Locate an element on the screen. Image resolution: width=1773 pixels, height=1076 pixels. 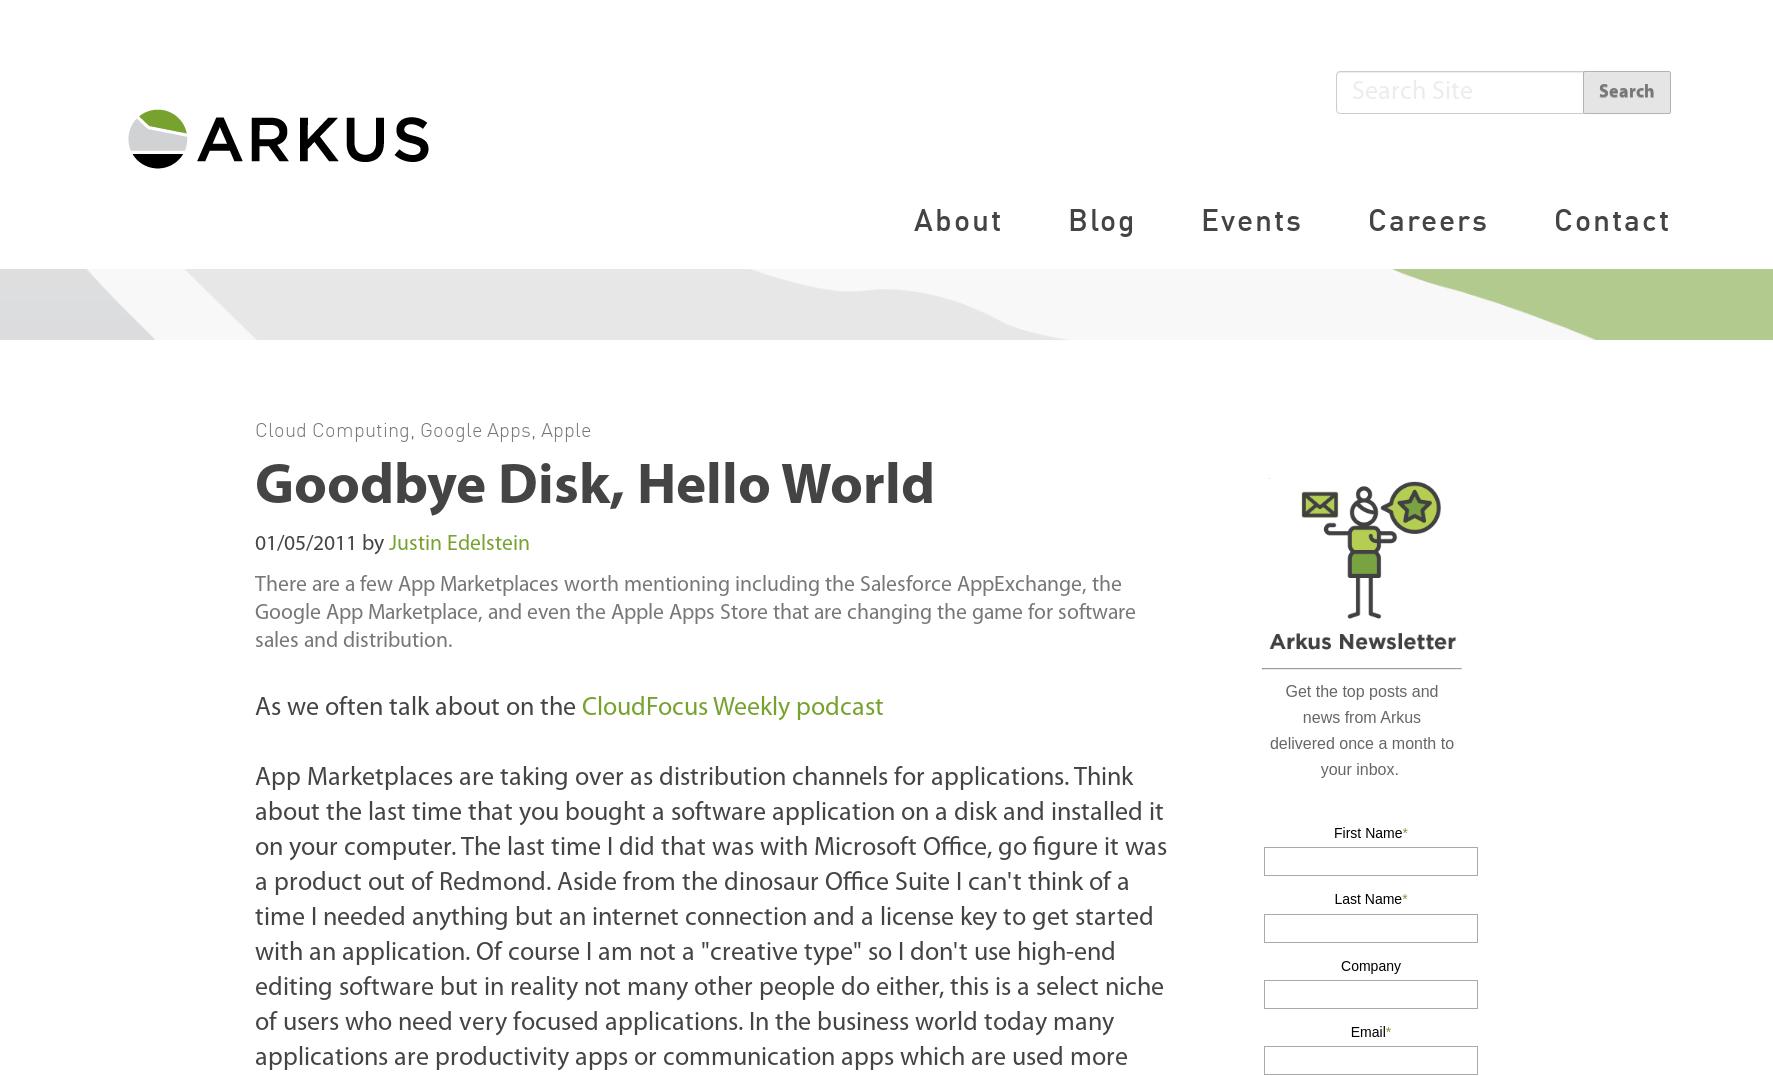
'There are a few App Marketplaces worth mentioning including the Salesforce AppExchange, the Google App Marketplace, and even the Apple Apps Store that are changing the game for software sales and distribution.' is located at coordinates (253, 612).